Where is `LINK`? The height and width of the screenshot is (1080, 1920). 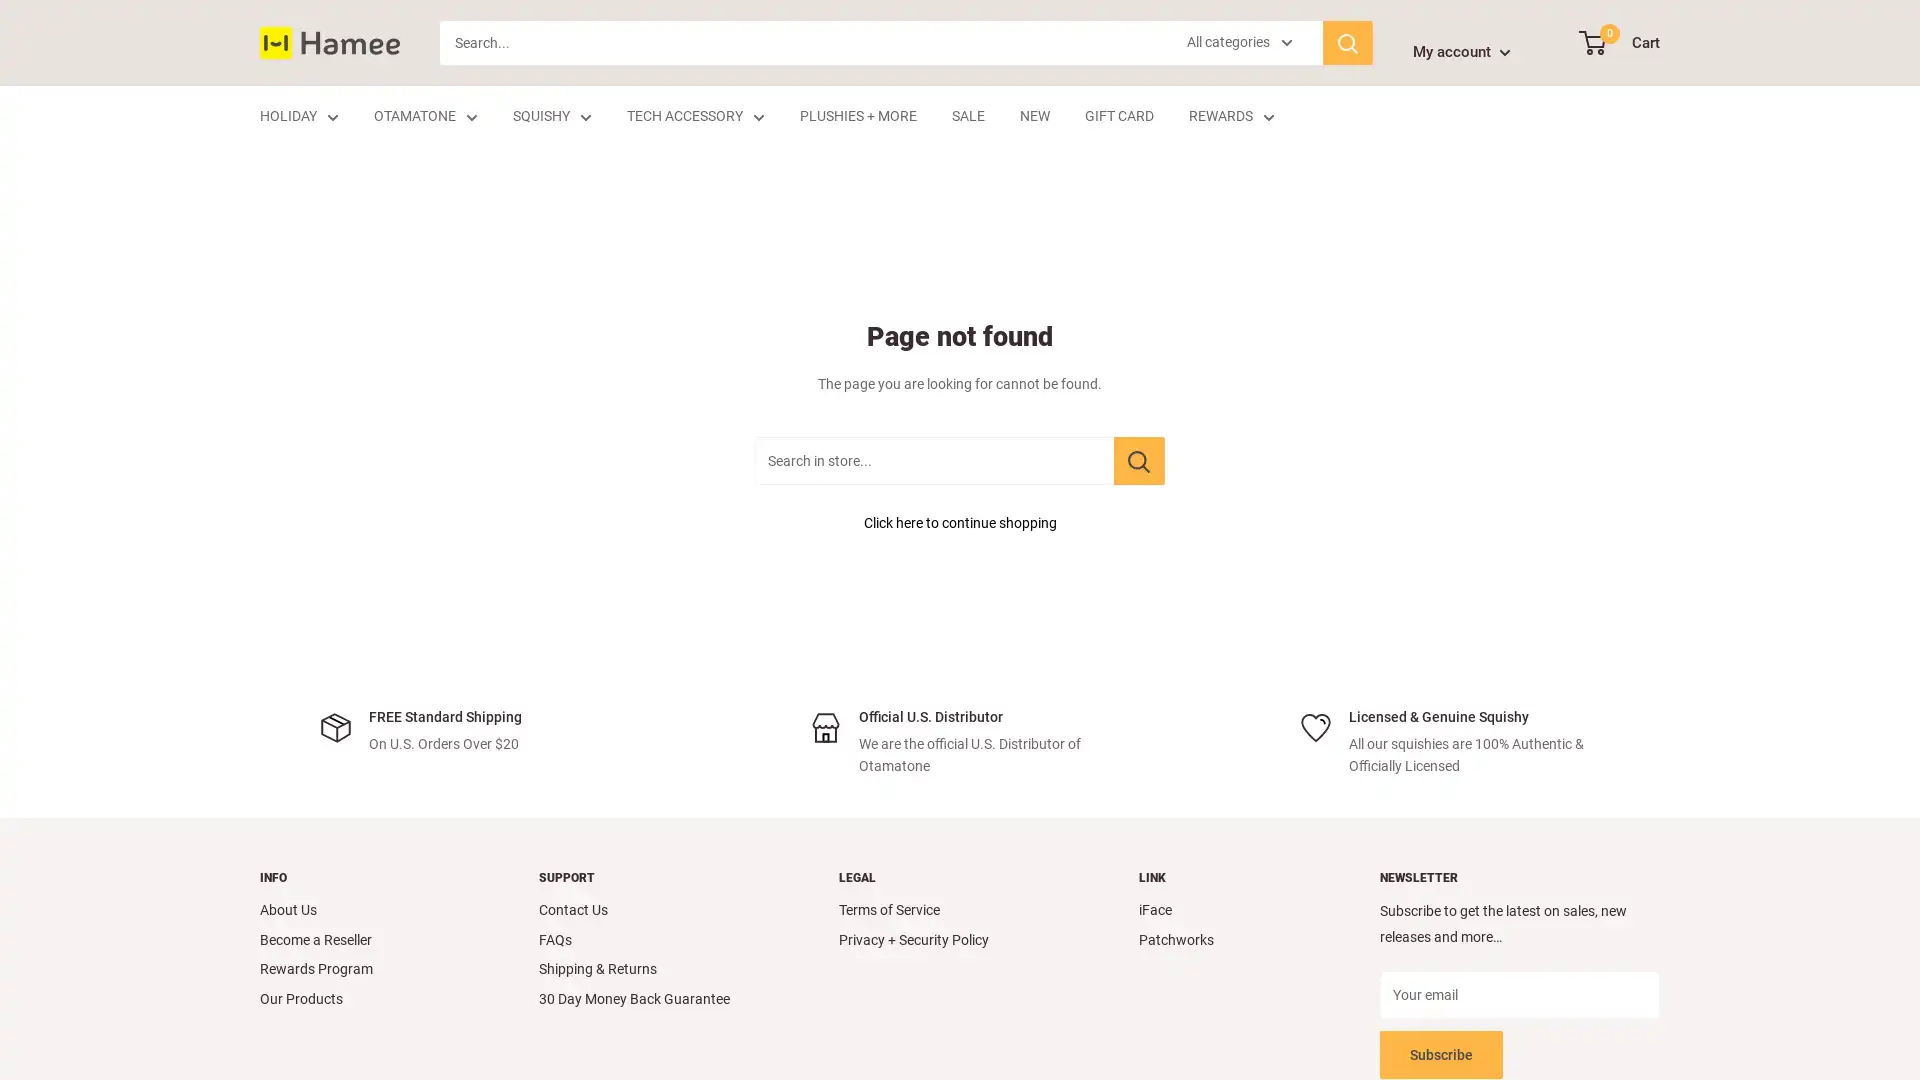 LINK is located at coordinates (1223, 876).